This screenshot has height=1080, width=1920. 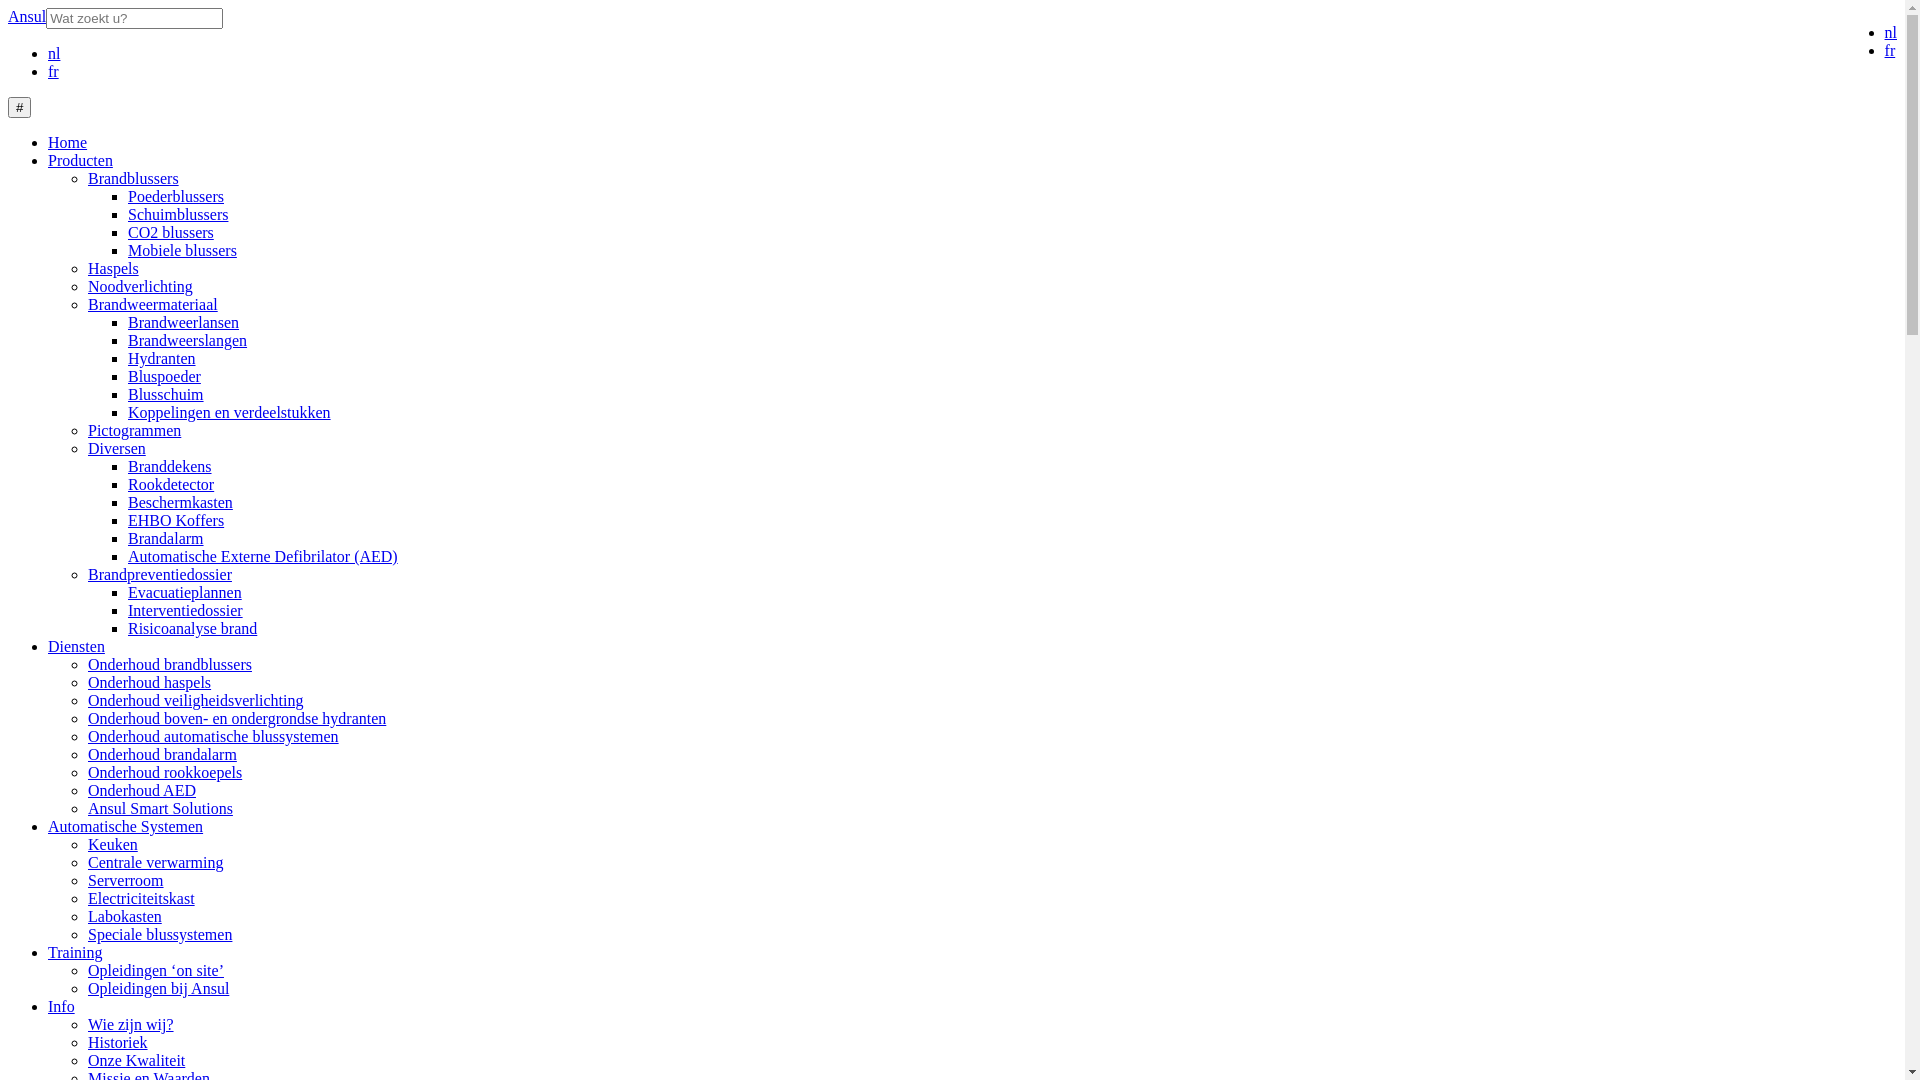 I want to click on 'CO2 blussers', so click(x=127, y=231).